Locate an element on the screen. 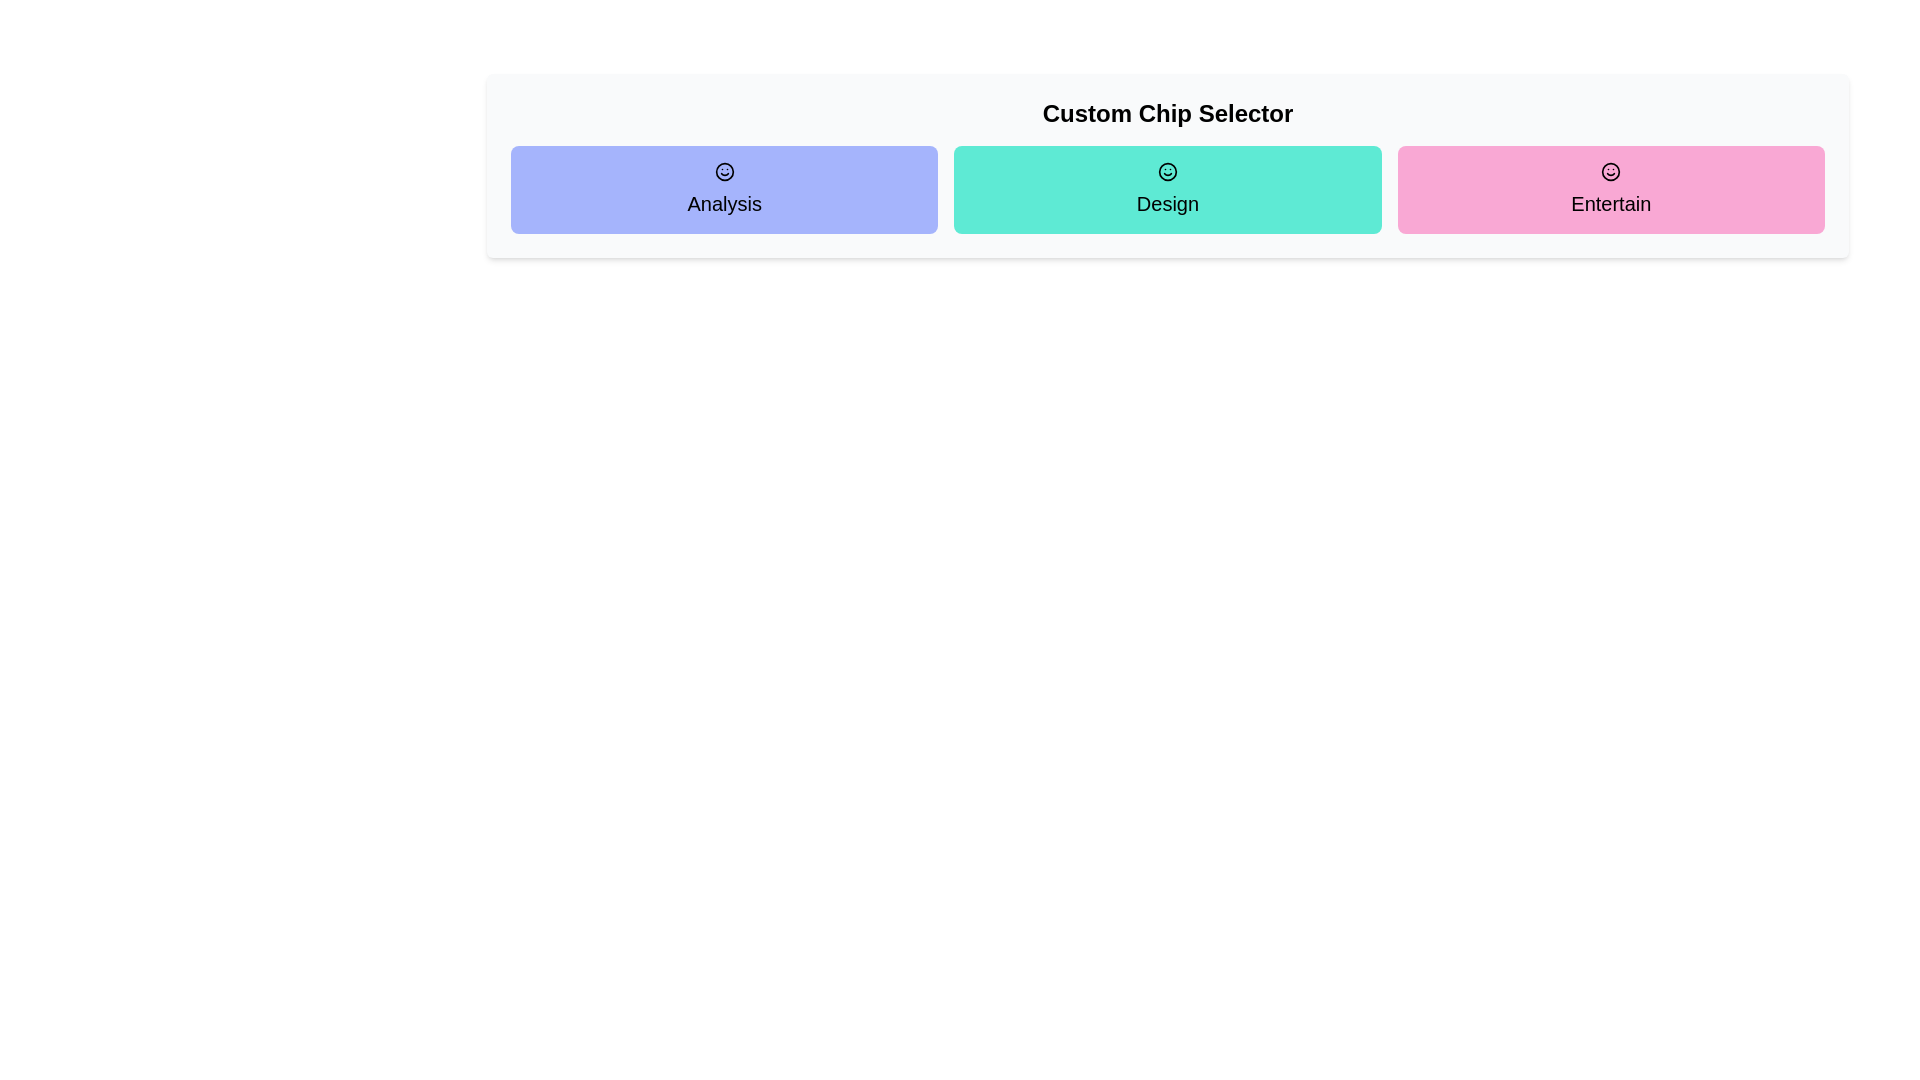  the chip labeled Analysis is located at coordinates (723, 189).